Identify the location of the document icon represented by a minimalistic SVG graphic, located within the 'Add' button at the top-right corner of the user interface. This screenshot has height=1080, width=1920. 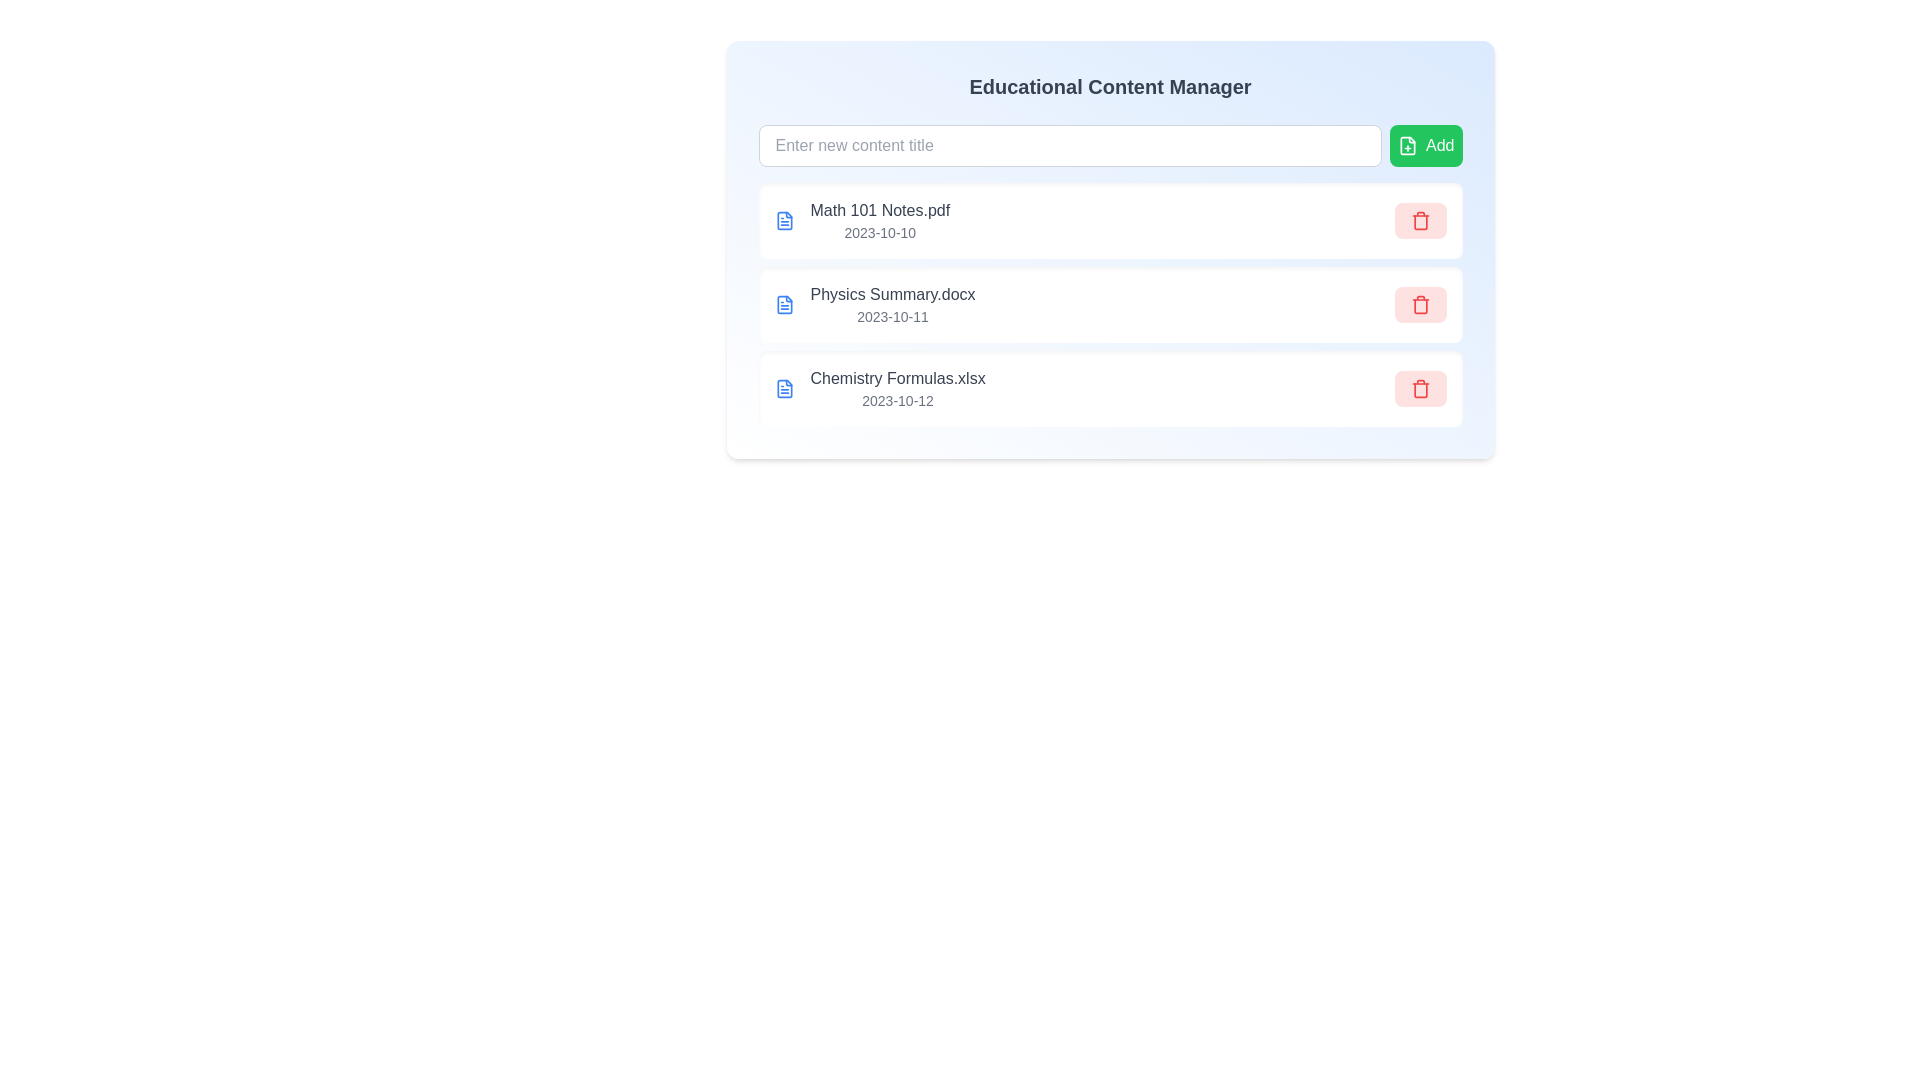
(1406, 145).